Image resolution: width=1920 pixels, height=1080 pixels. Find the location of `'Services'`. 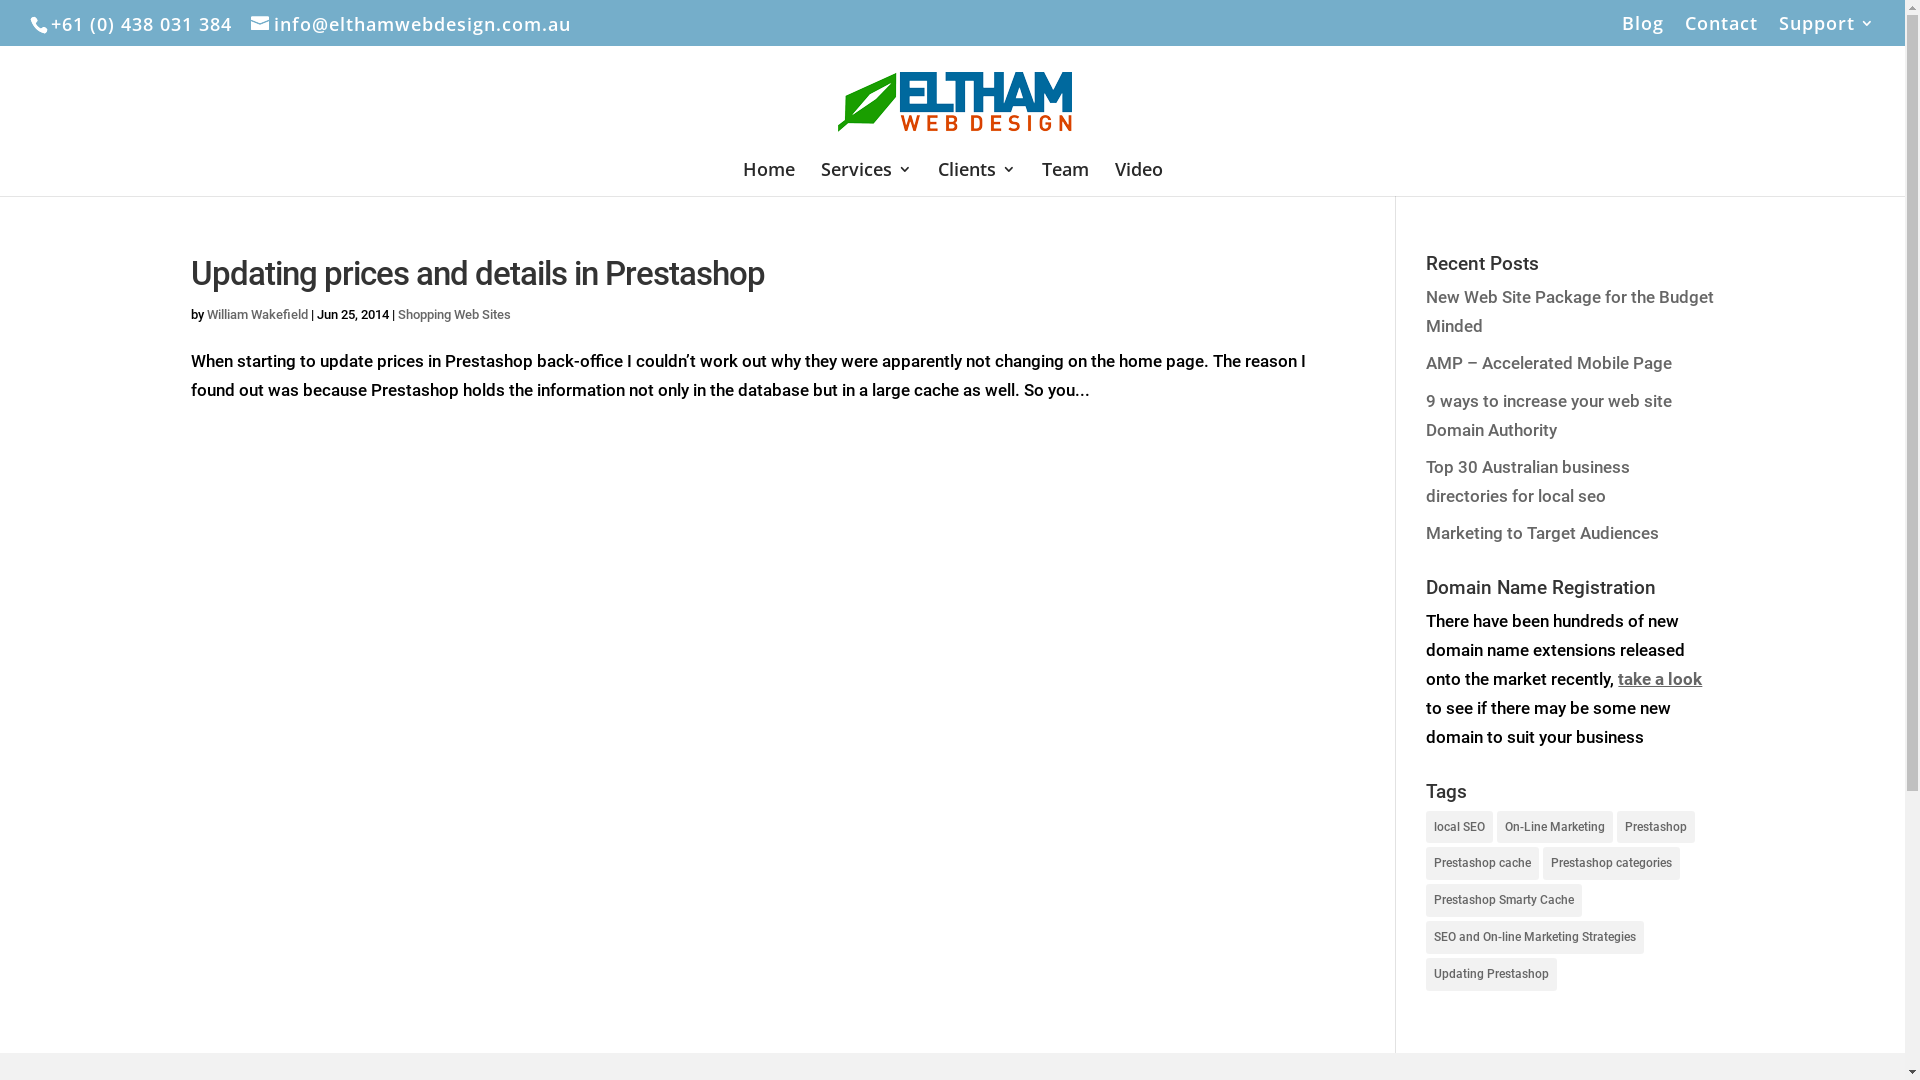

'Services' is located at coordinates (820, 177).